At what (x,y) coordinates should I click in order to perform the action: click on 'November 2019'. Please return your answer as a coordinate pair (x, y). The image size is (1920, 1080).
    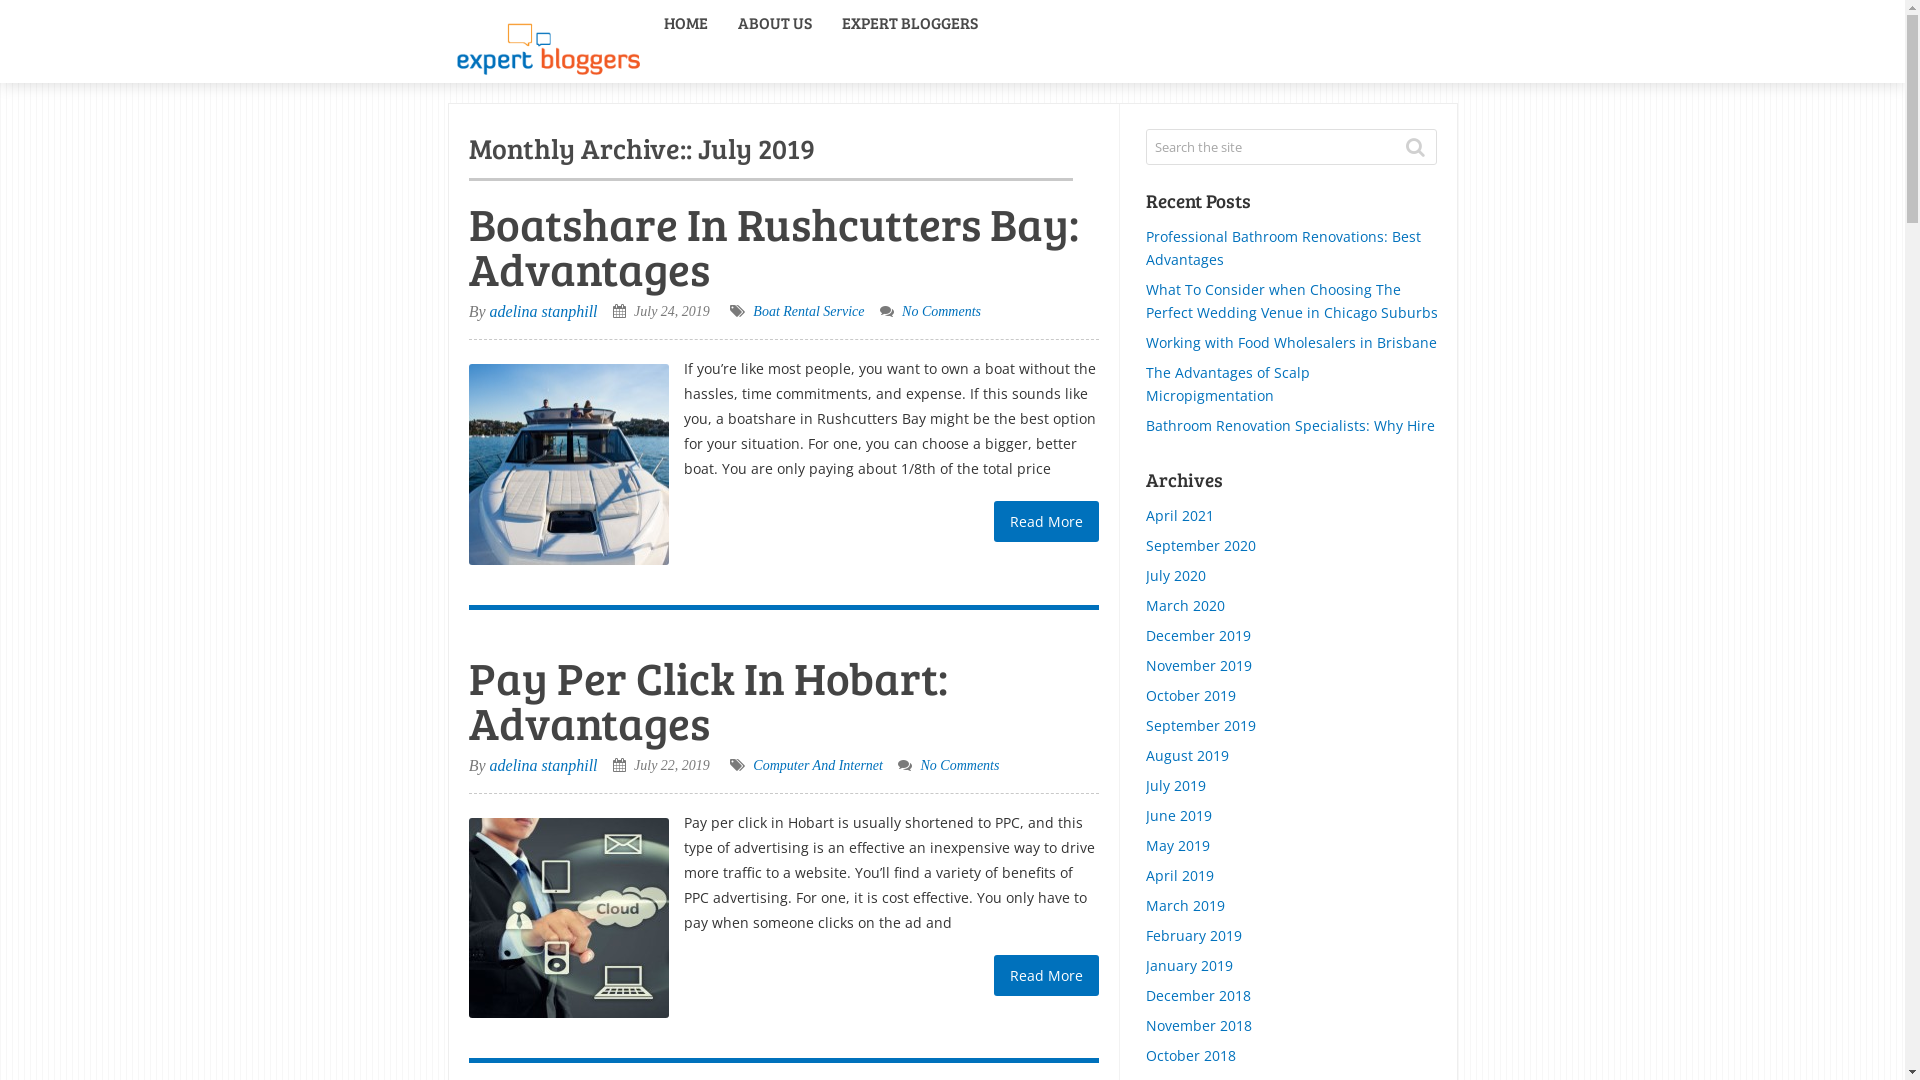
    Looking at the image, I should click on (1199, 665).